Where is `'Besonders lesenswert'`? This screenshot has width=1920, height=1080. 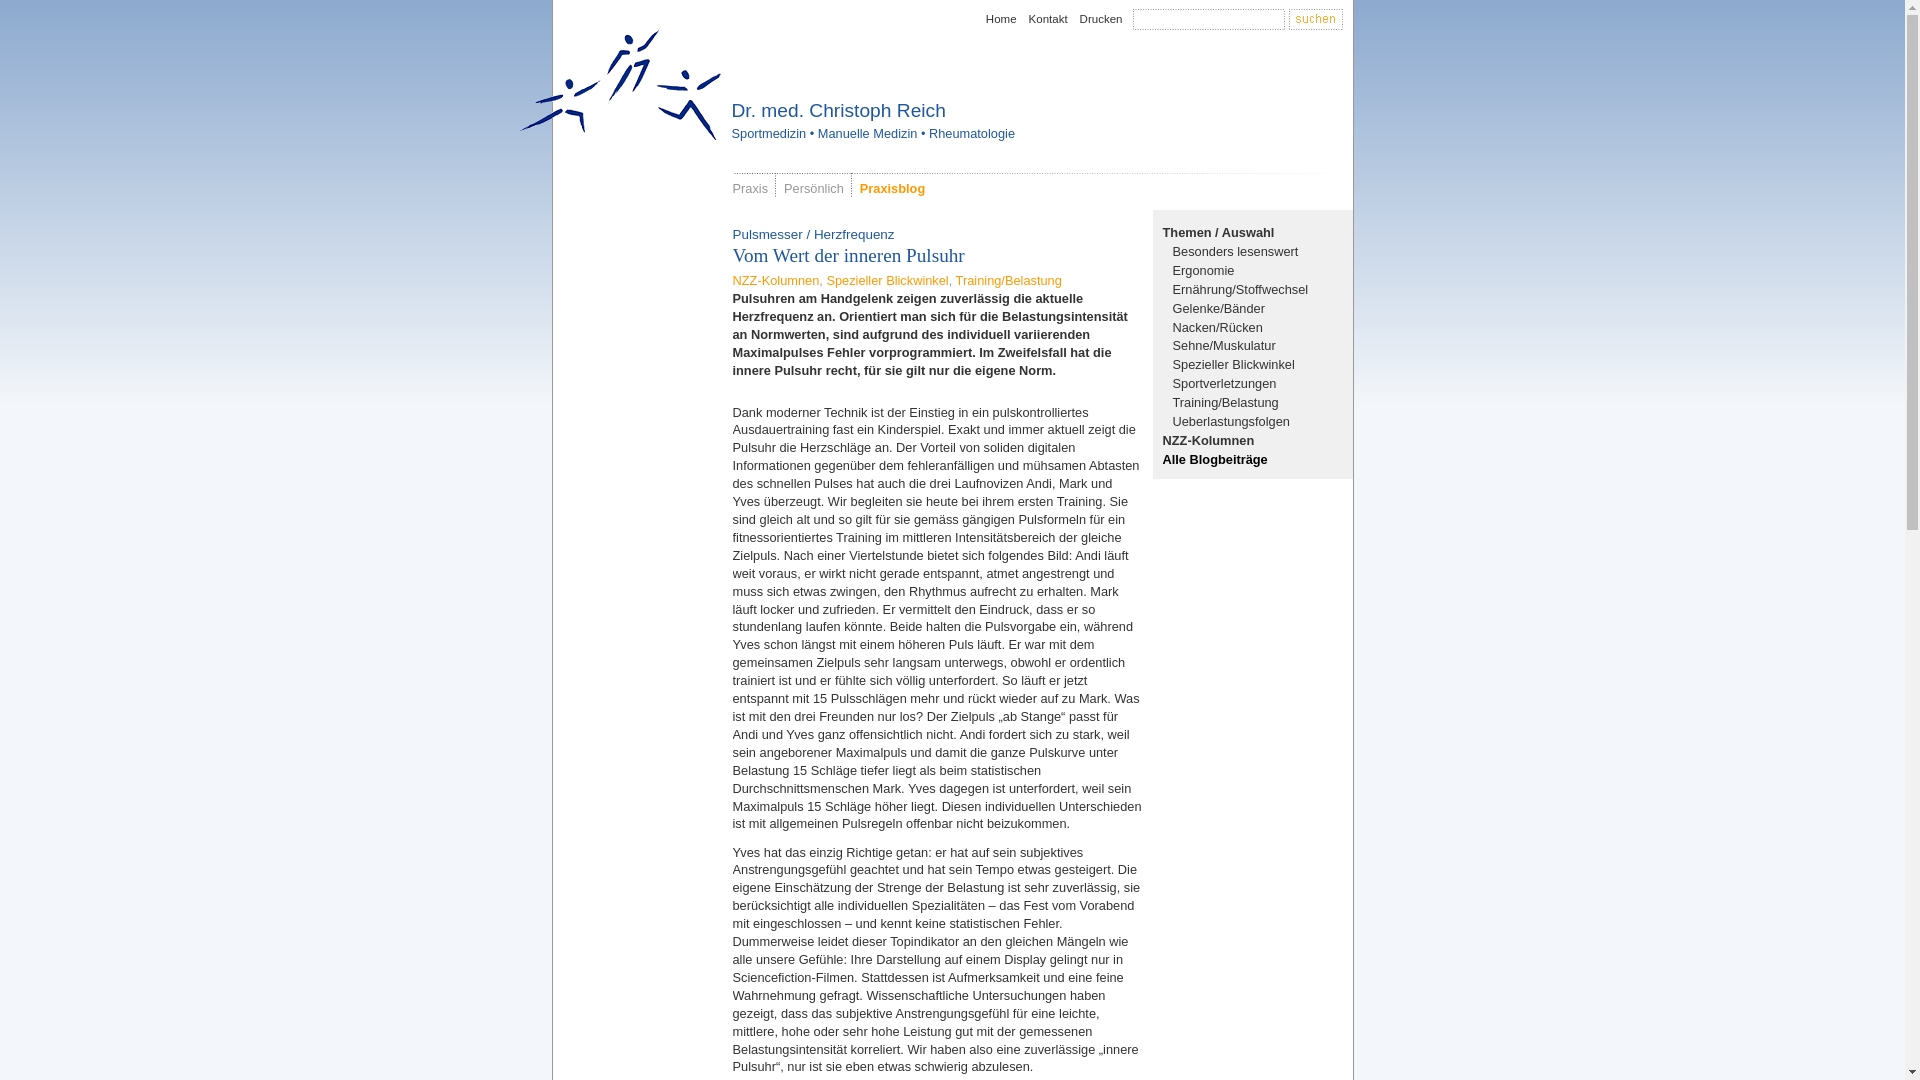 'Besonders lesenswert' is located at coordinates (1233, 250).